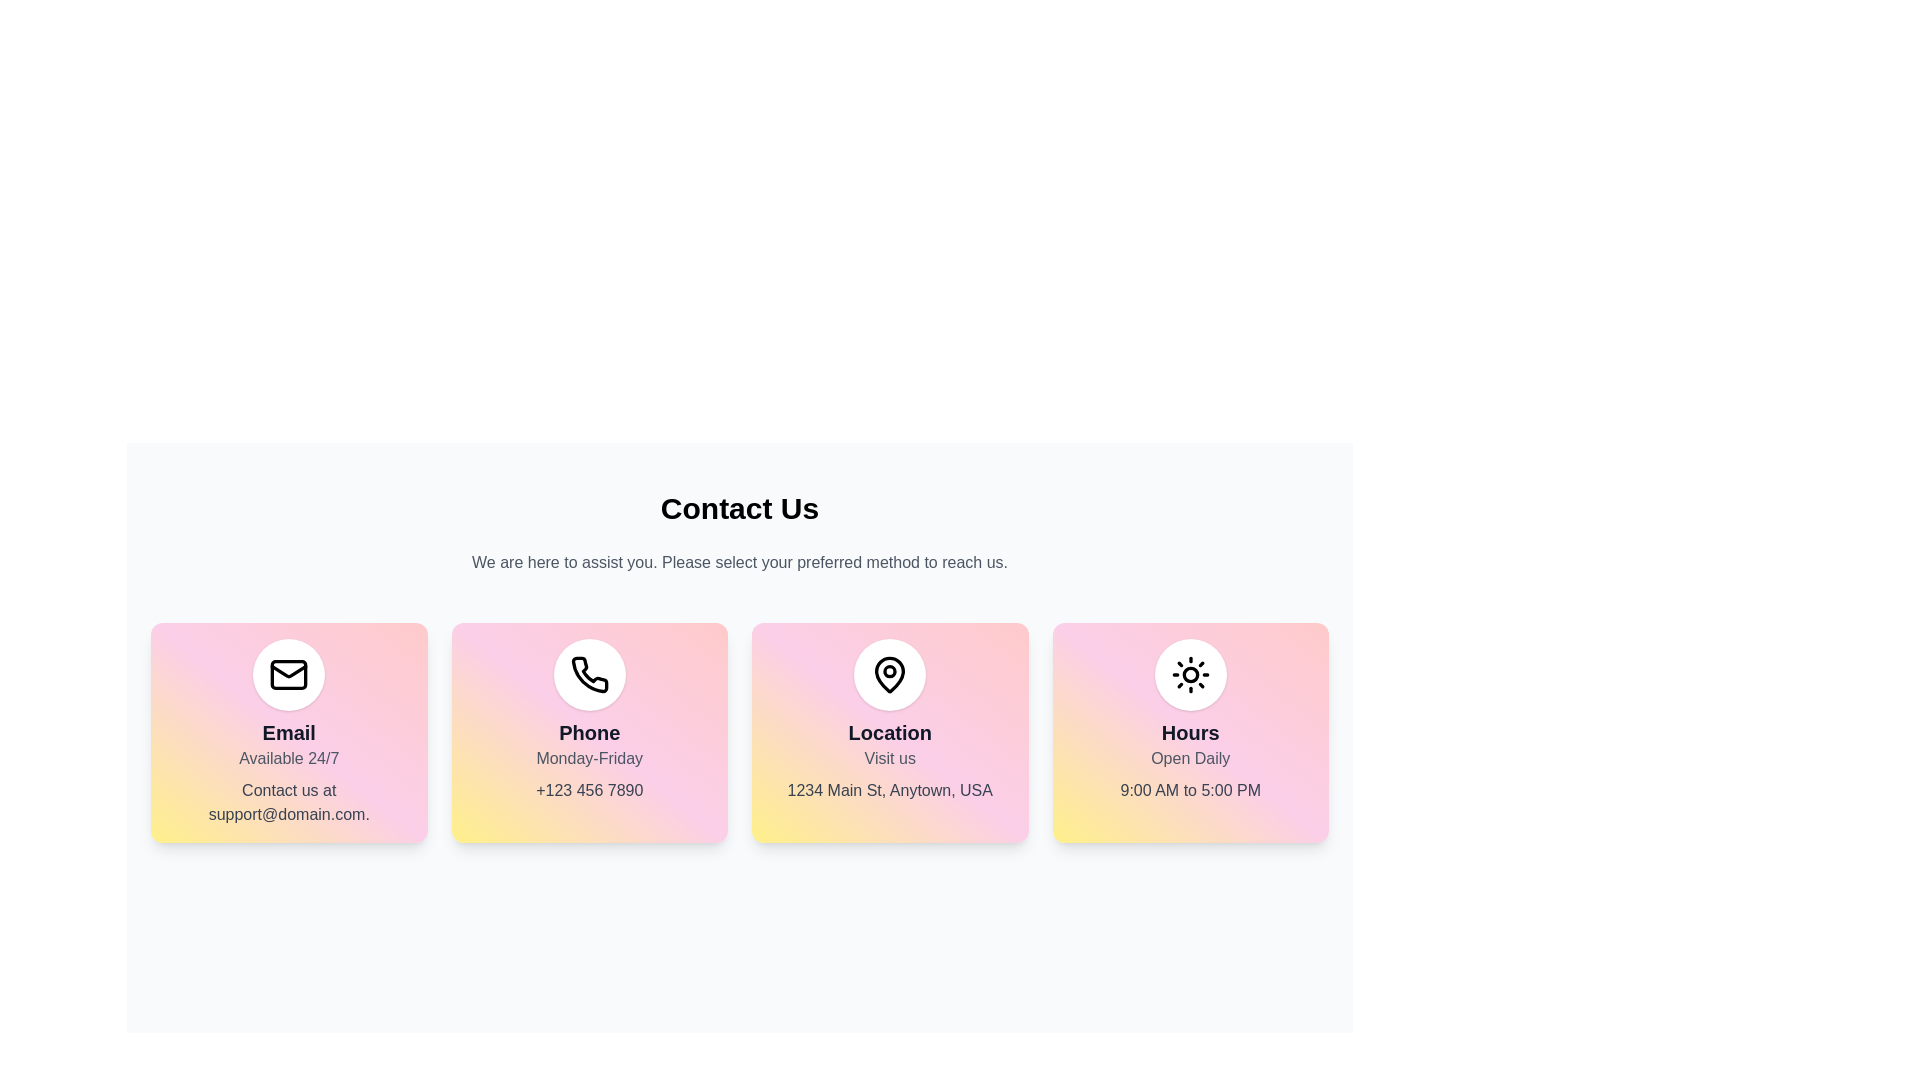  I want to click on the text element that states 'We are here to assist you. Please select your preferred method to reach us.' which is located below the 'Contact Us' heading and above the options grid, so click(738, 563).